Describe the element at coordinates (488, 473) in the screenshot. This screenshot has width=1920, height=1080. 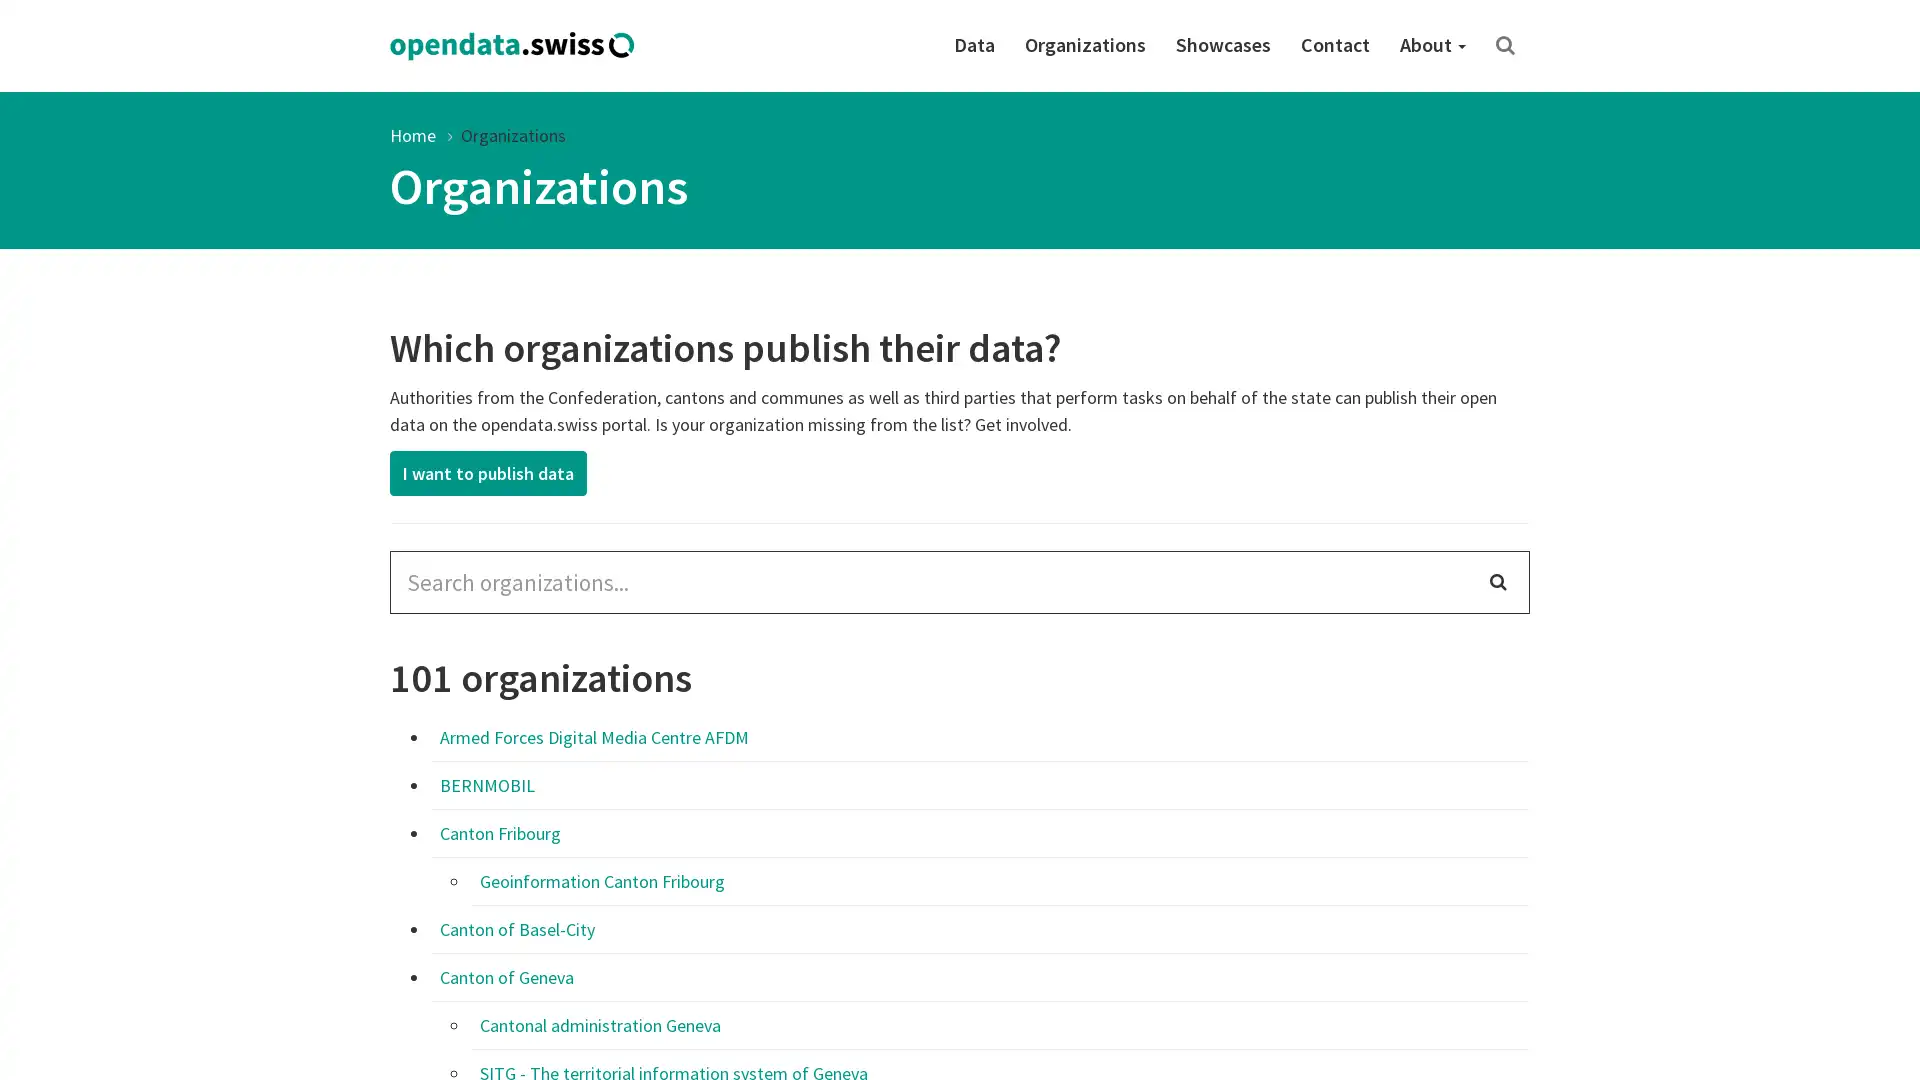
I see `I want to publish data` at that location.